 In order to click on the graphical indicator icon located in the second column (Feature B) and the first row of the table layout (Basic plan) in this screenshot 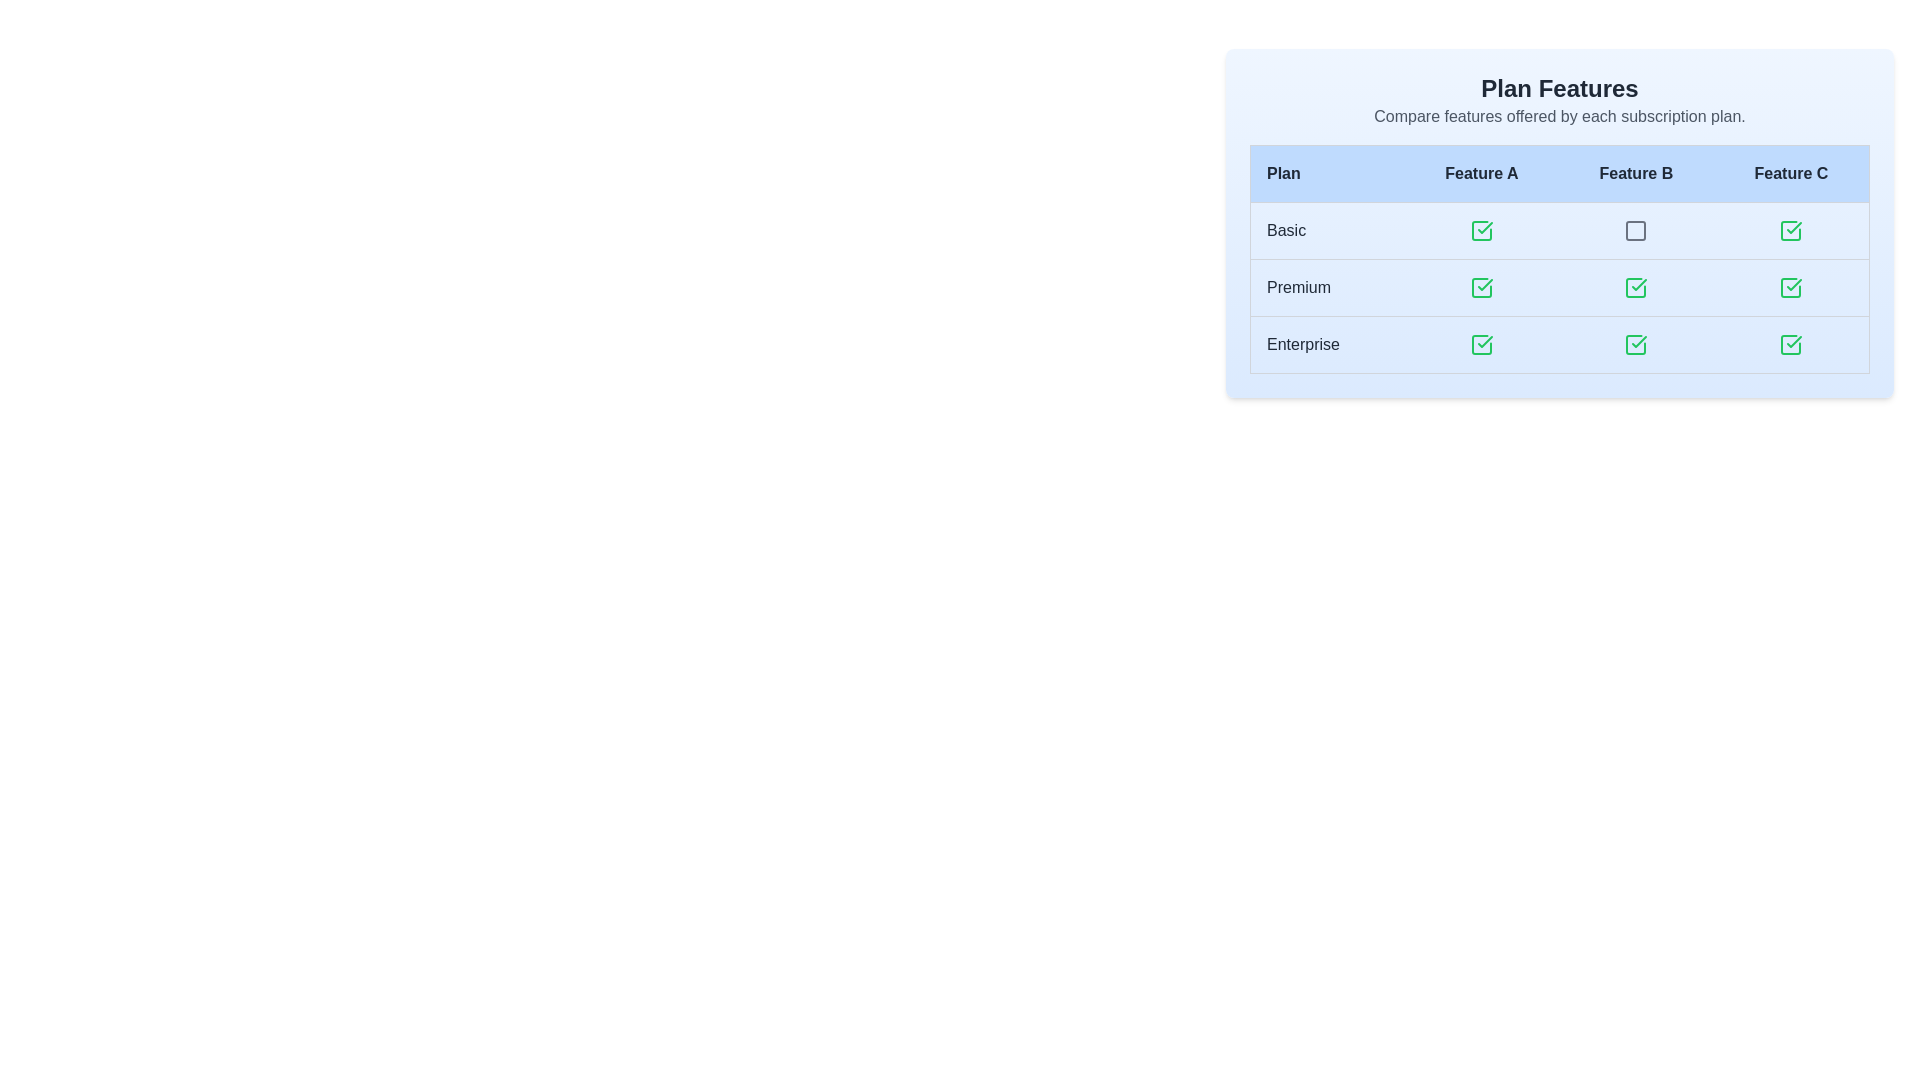, I will do `click(1636, 230)`.